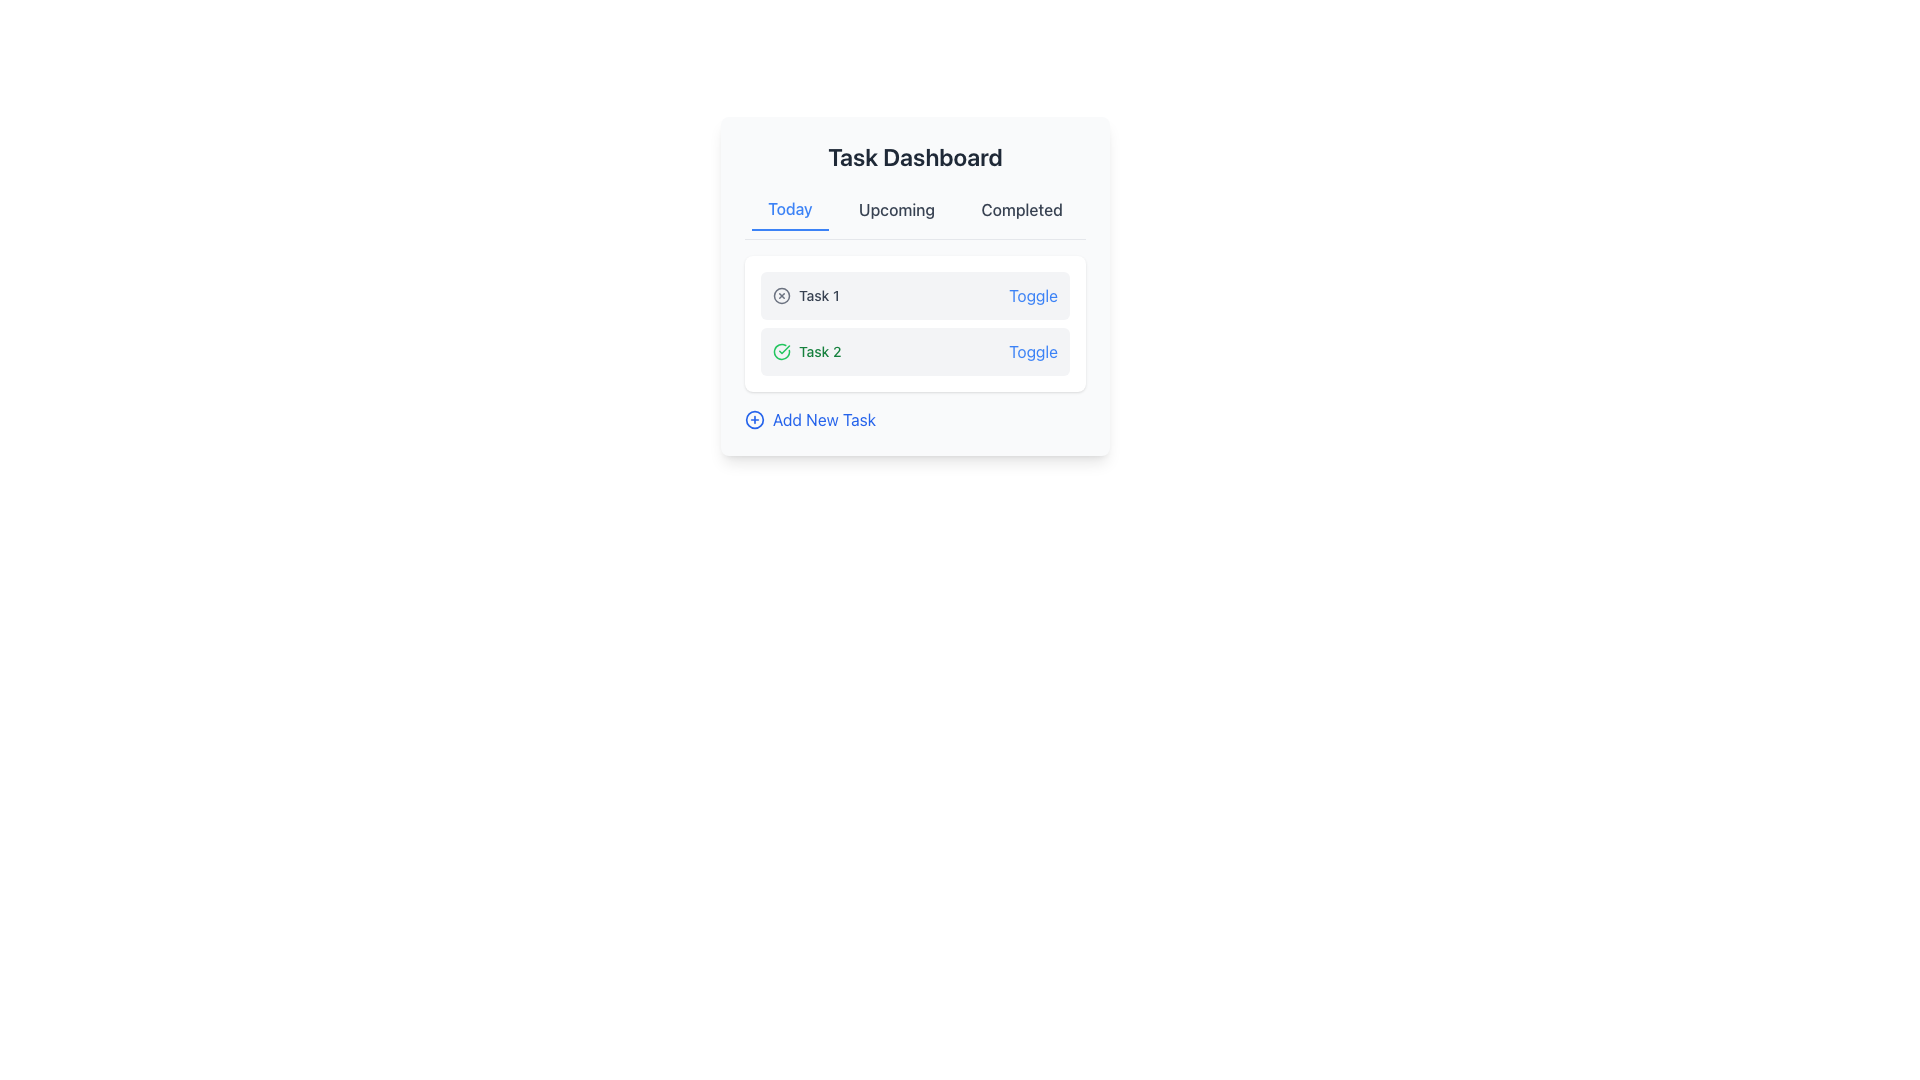 This screenshot has height=1080, width=1920. I want to click on the task-specific icons located within the first list card of the 'Task Dashboard' section under the 'Today' tab, so click(914, 286).